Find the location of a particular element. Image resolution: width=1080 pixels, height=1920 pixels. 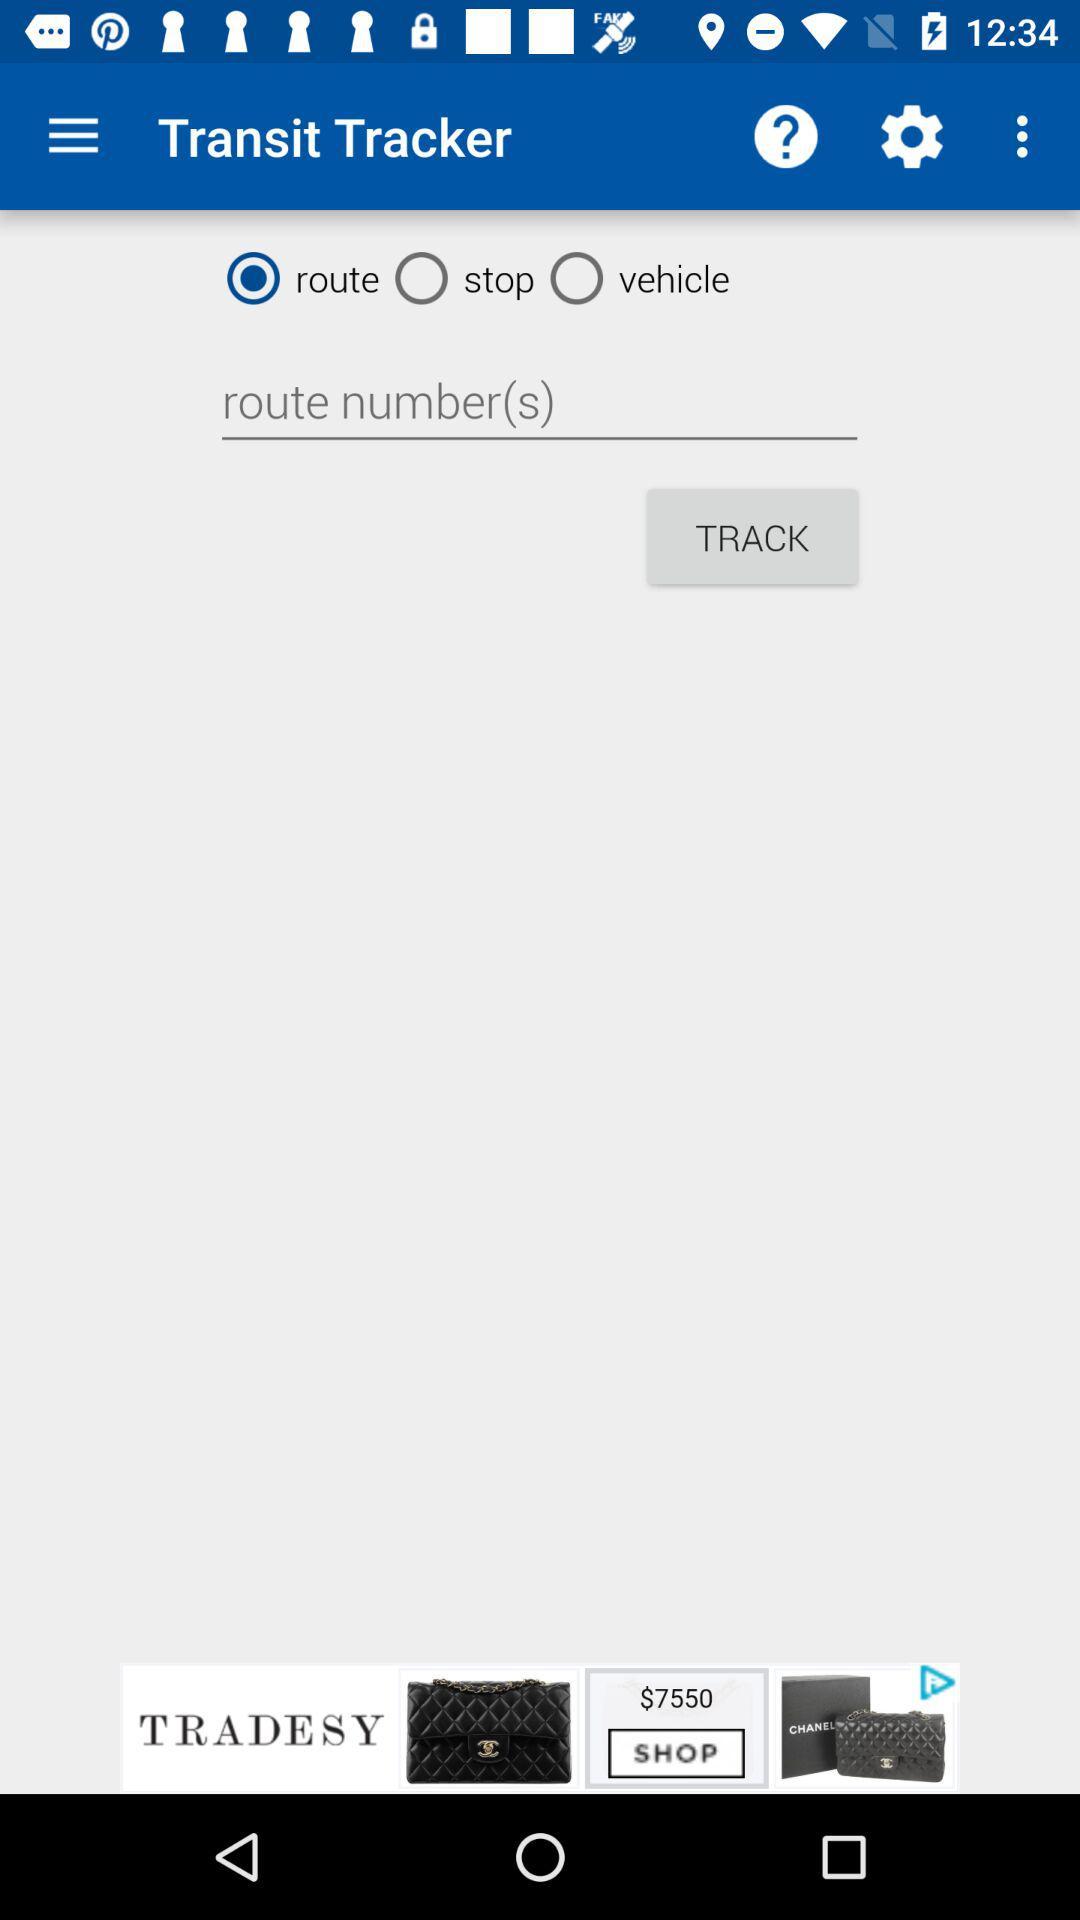

the route numbers is located at coordinates (538, 400).